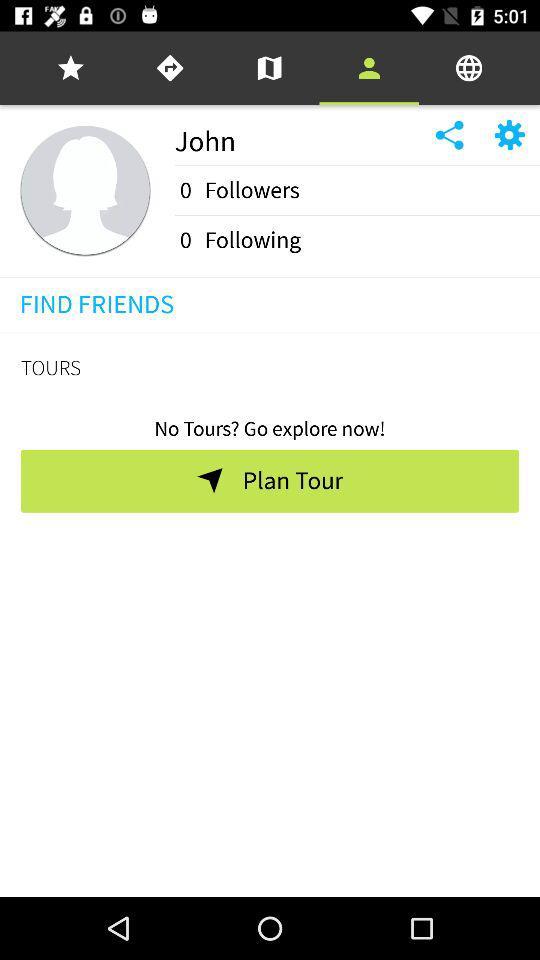 This screenshot has height=960, width=540. Describe the element at coordinates (469, 68) in the screenshot. I see `icon to the right of john icon` at that location.